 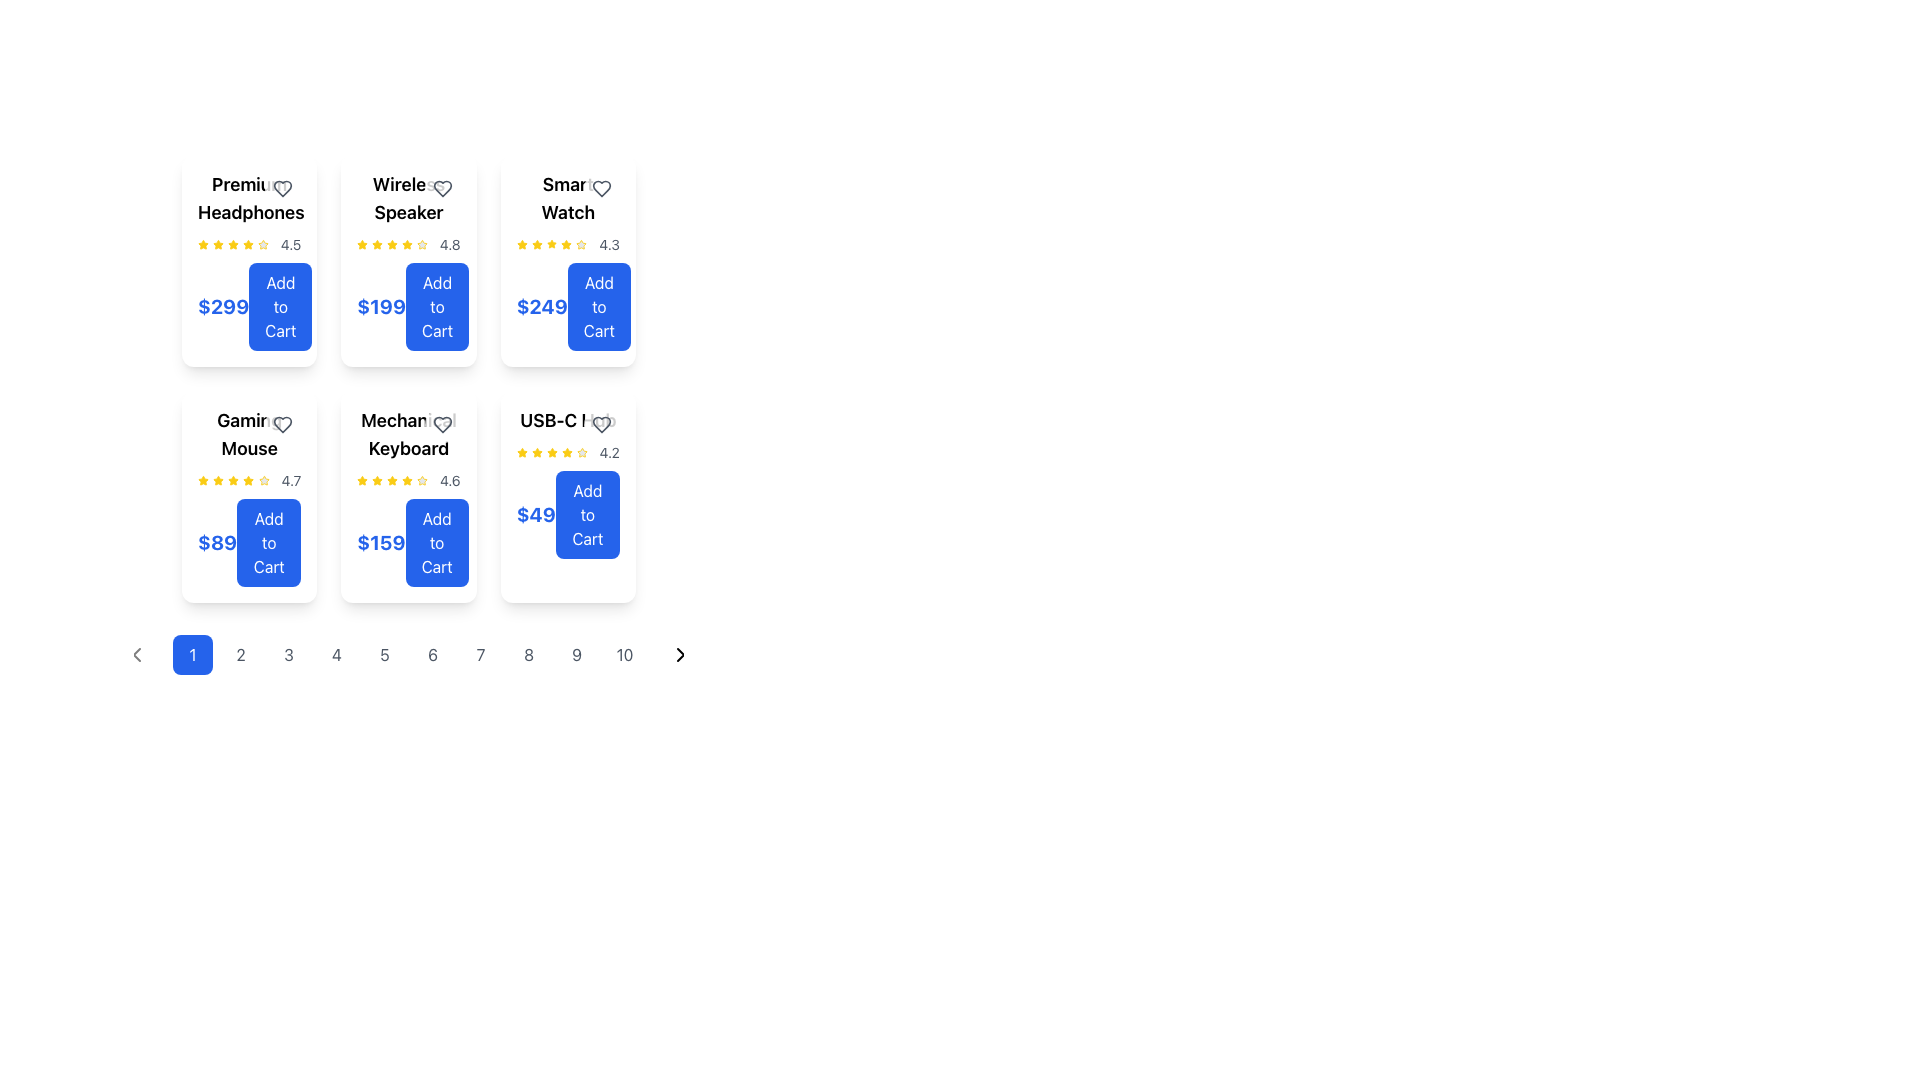 What do you see at coordinates (136, 655) in the screenshot?
I see `the small gray button with a chevron-left styled arrow icon located in the pagination control` at bounding box center [136, 655].